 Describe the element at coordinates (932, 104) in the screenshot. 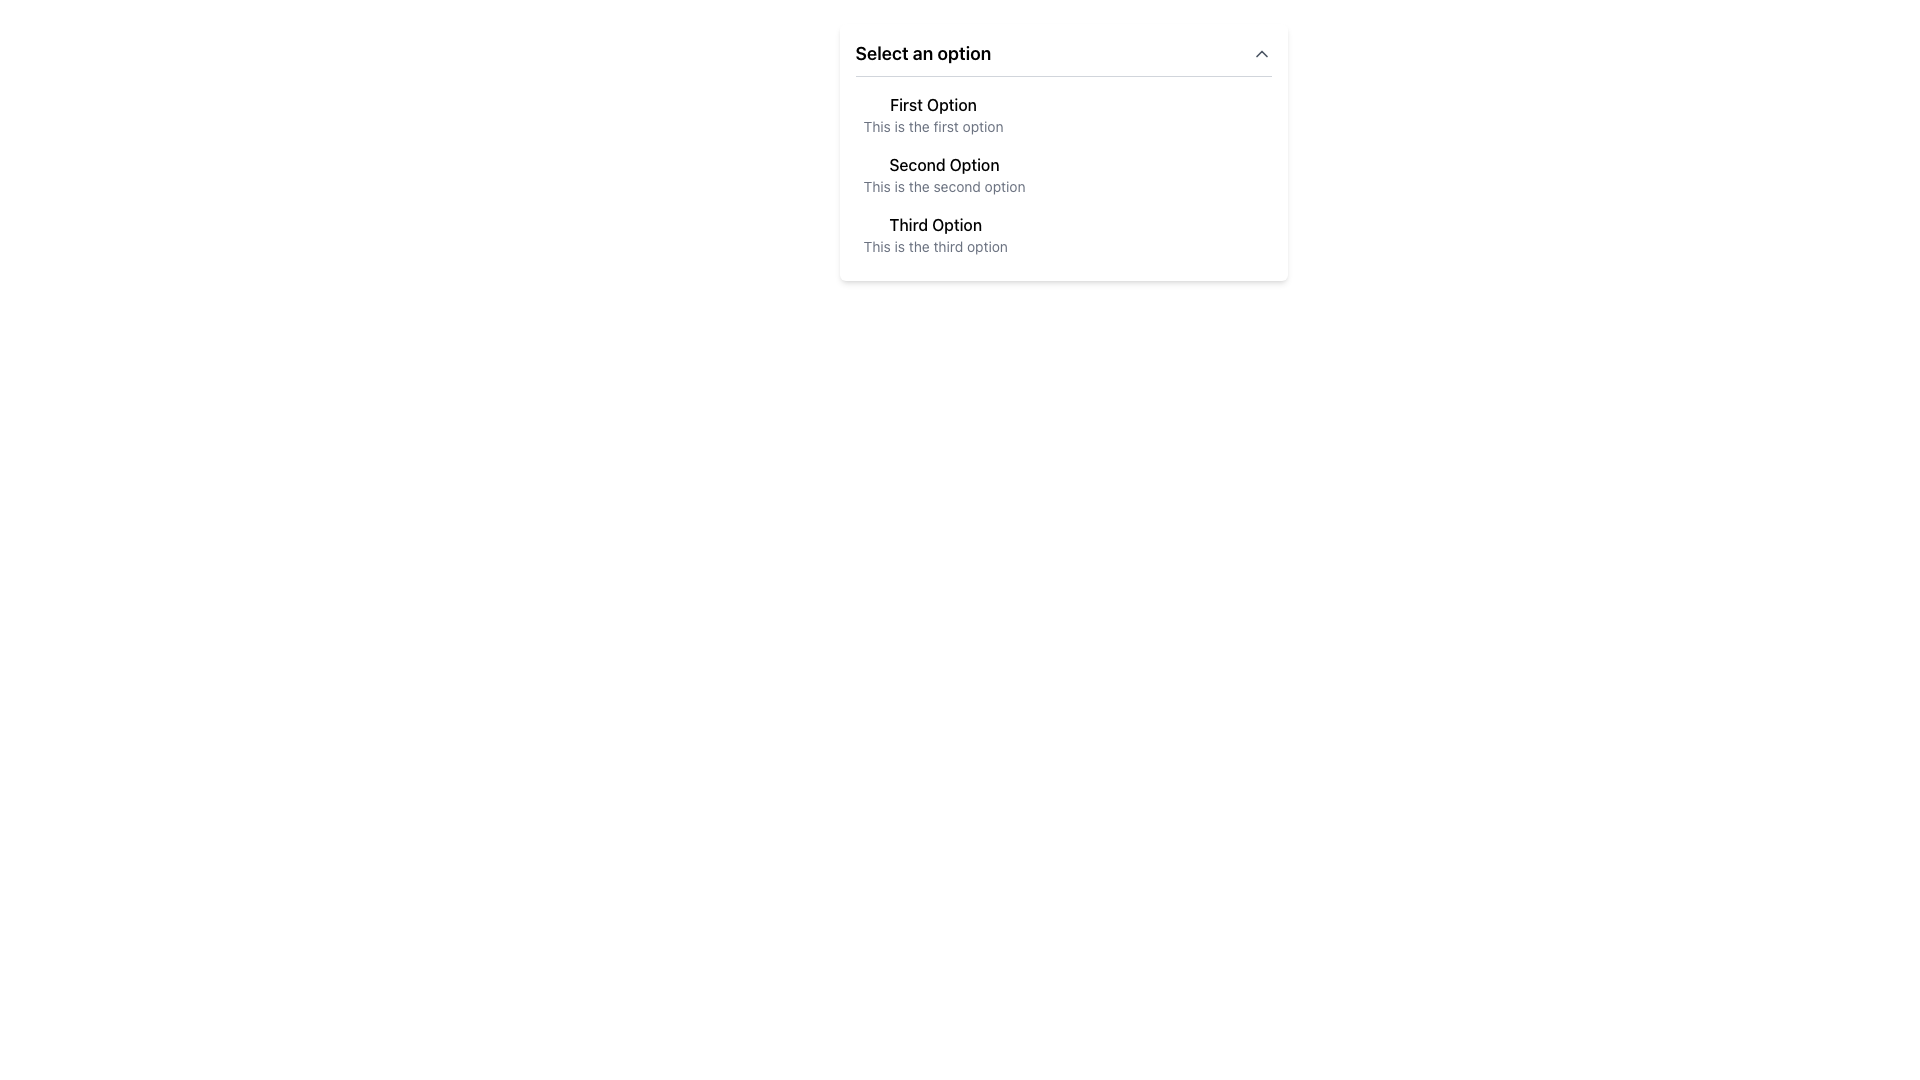

I see `text label element that indicates the first choice in the dropdown menu labeled 'Select an option', positioned above 'This is the first option'` at that location.